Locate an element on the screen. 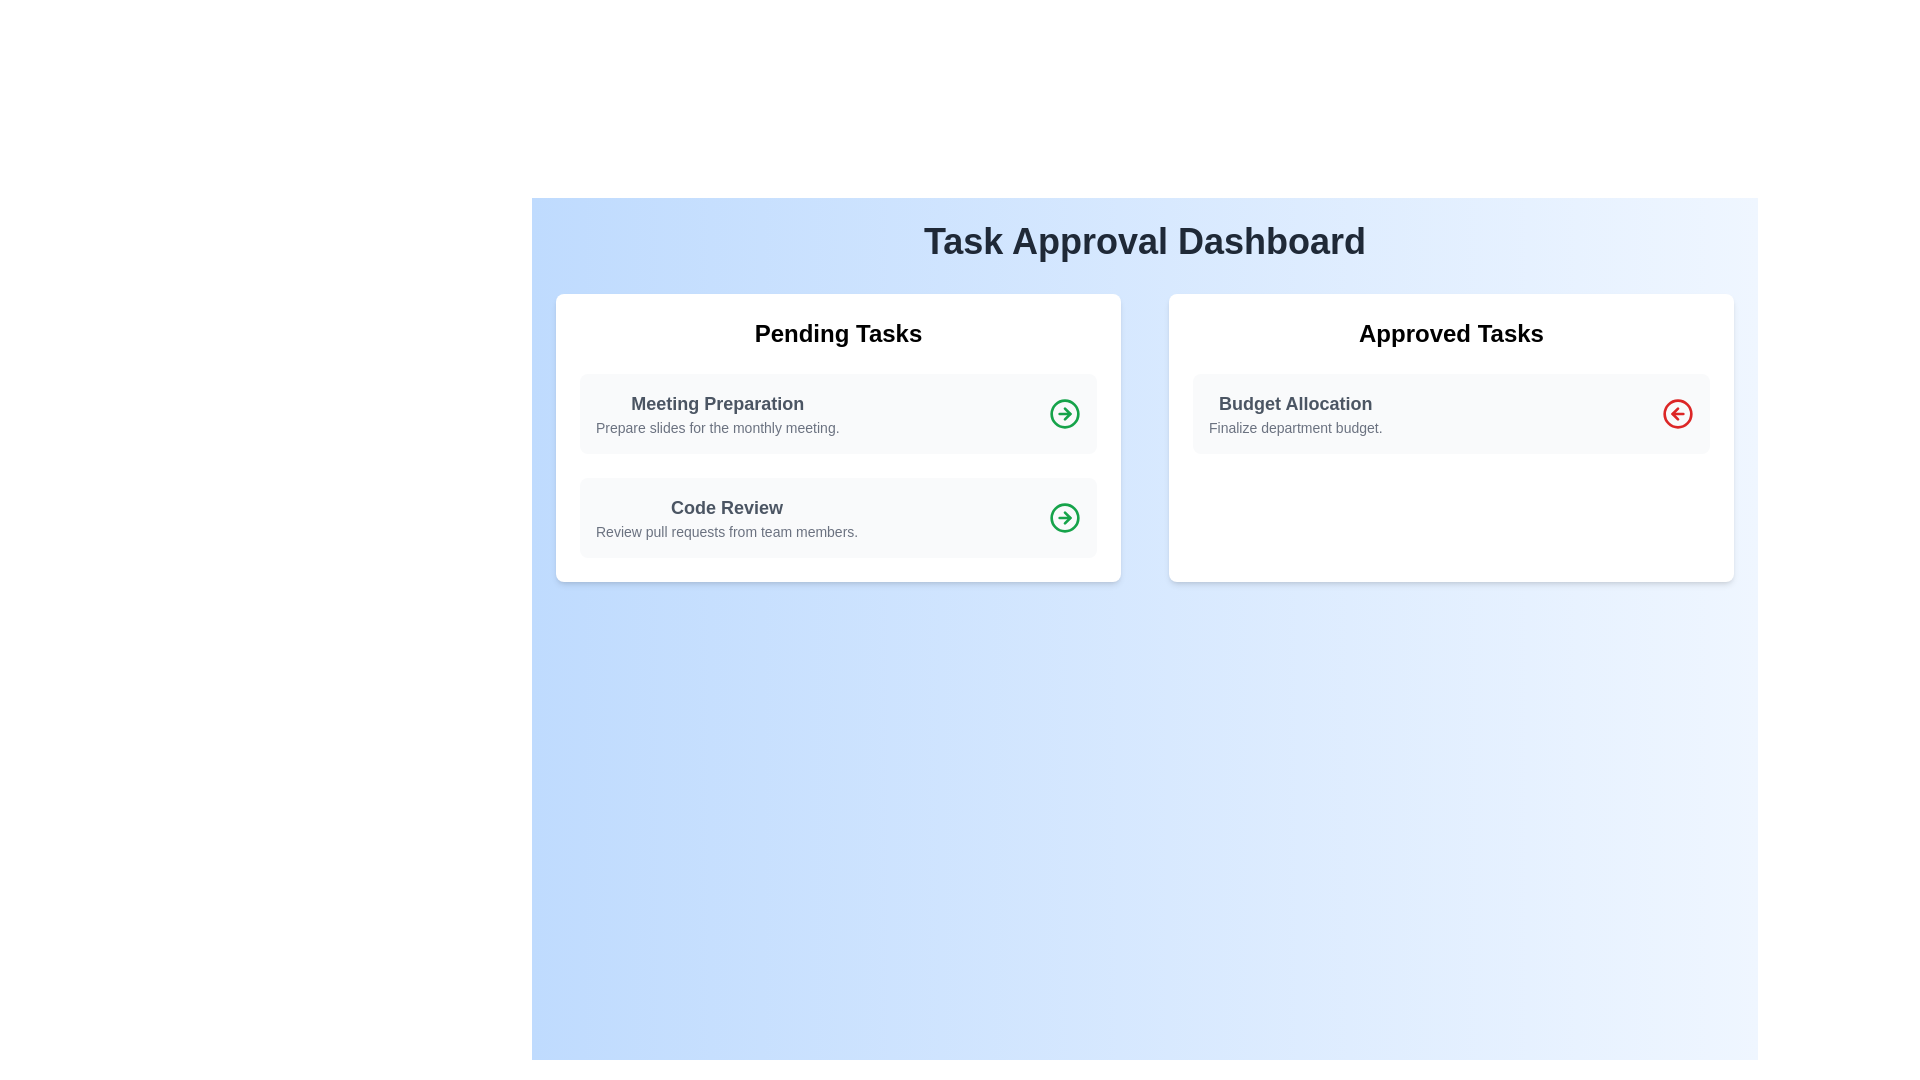  the button located at the far right side inside the list item for 'Meeting Preparation' in the 'Pending Tasks' section is located at coordinates (1064, 412).